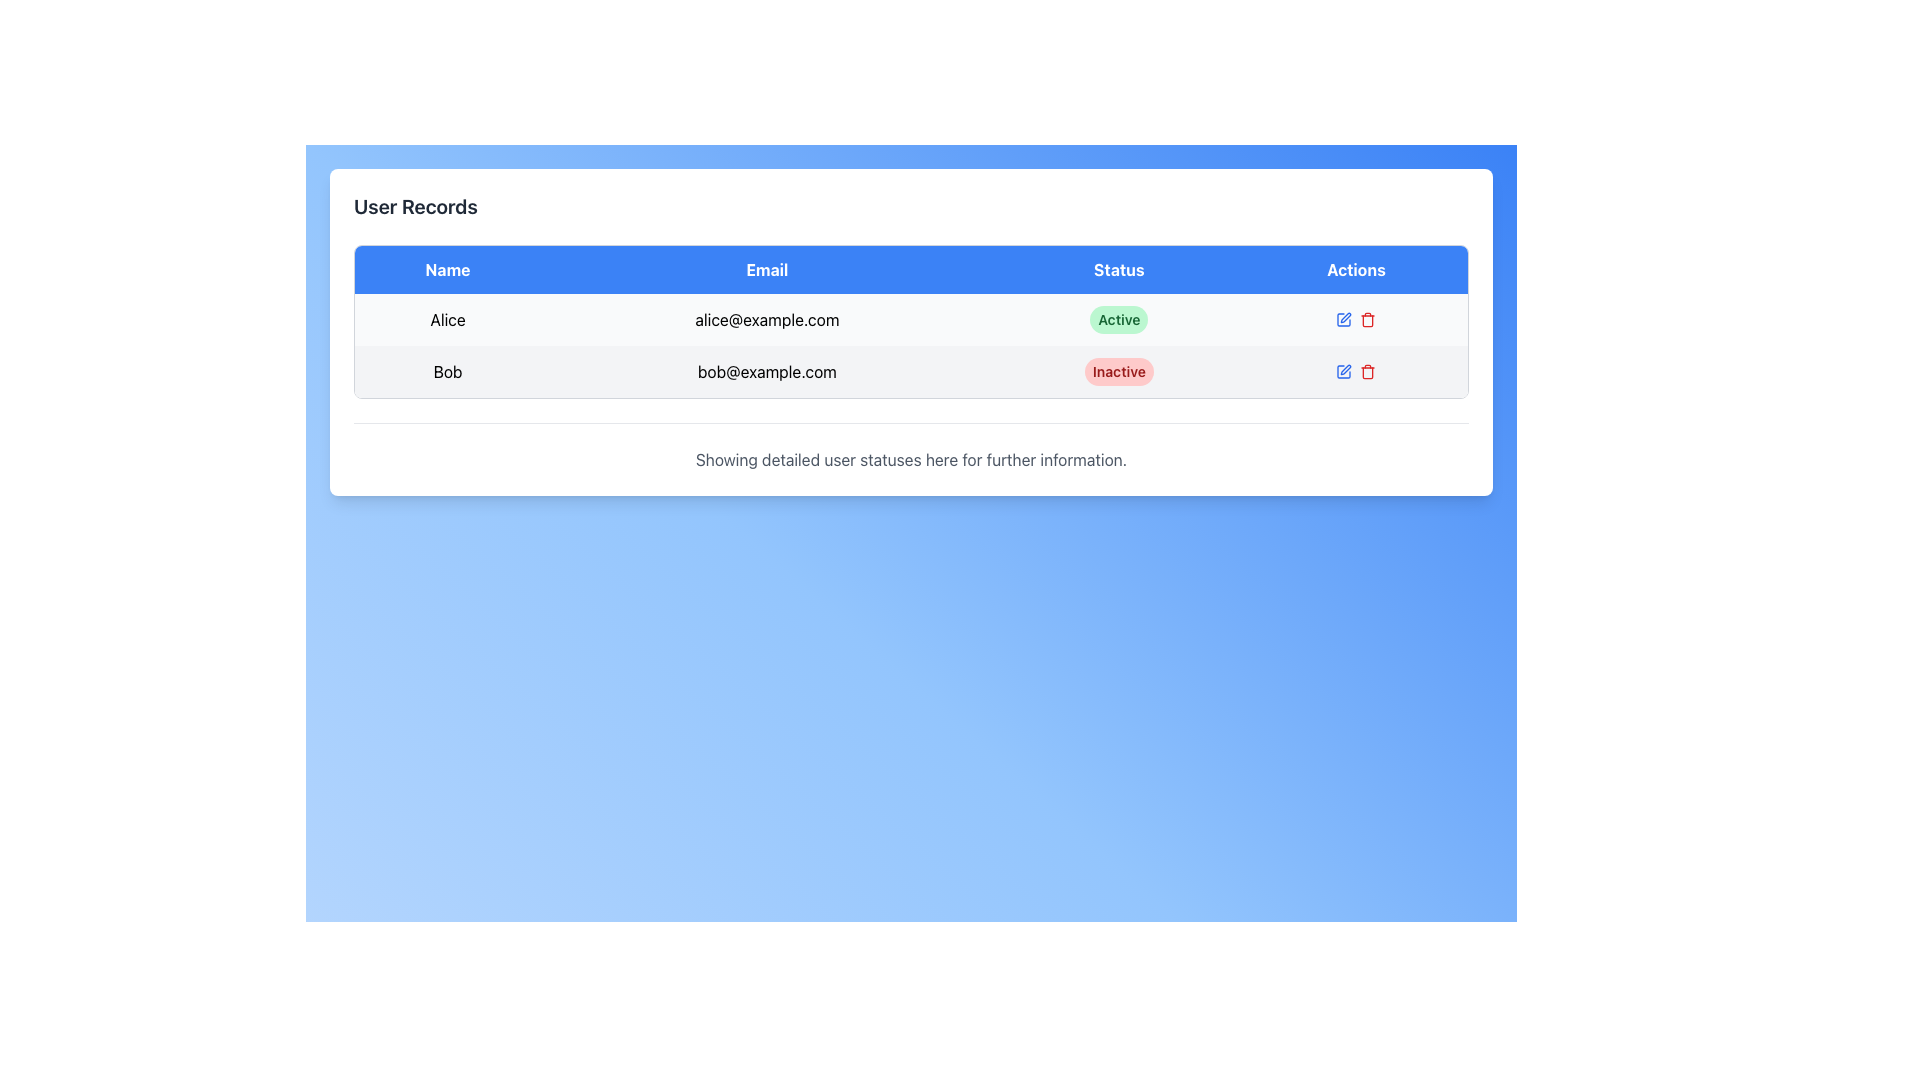 The image size is (1920, 1080). Describe the element at coordinates (446, 371) in the screenshot. I see `the user name text label located in the first cell of the second row of the user records table, under the 'Name' column` at that location.